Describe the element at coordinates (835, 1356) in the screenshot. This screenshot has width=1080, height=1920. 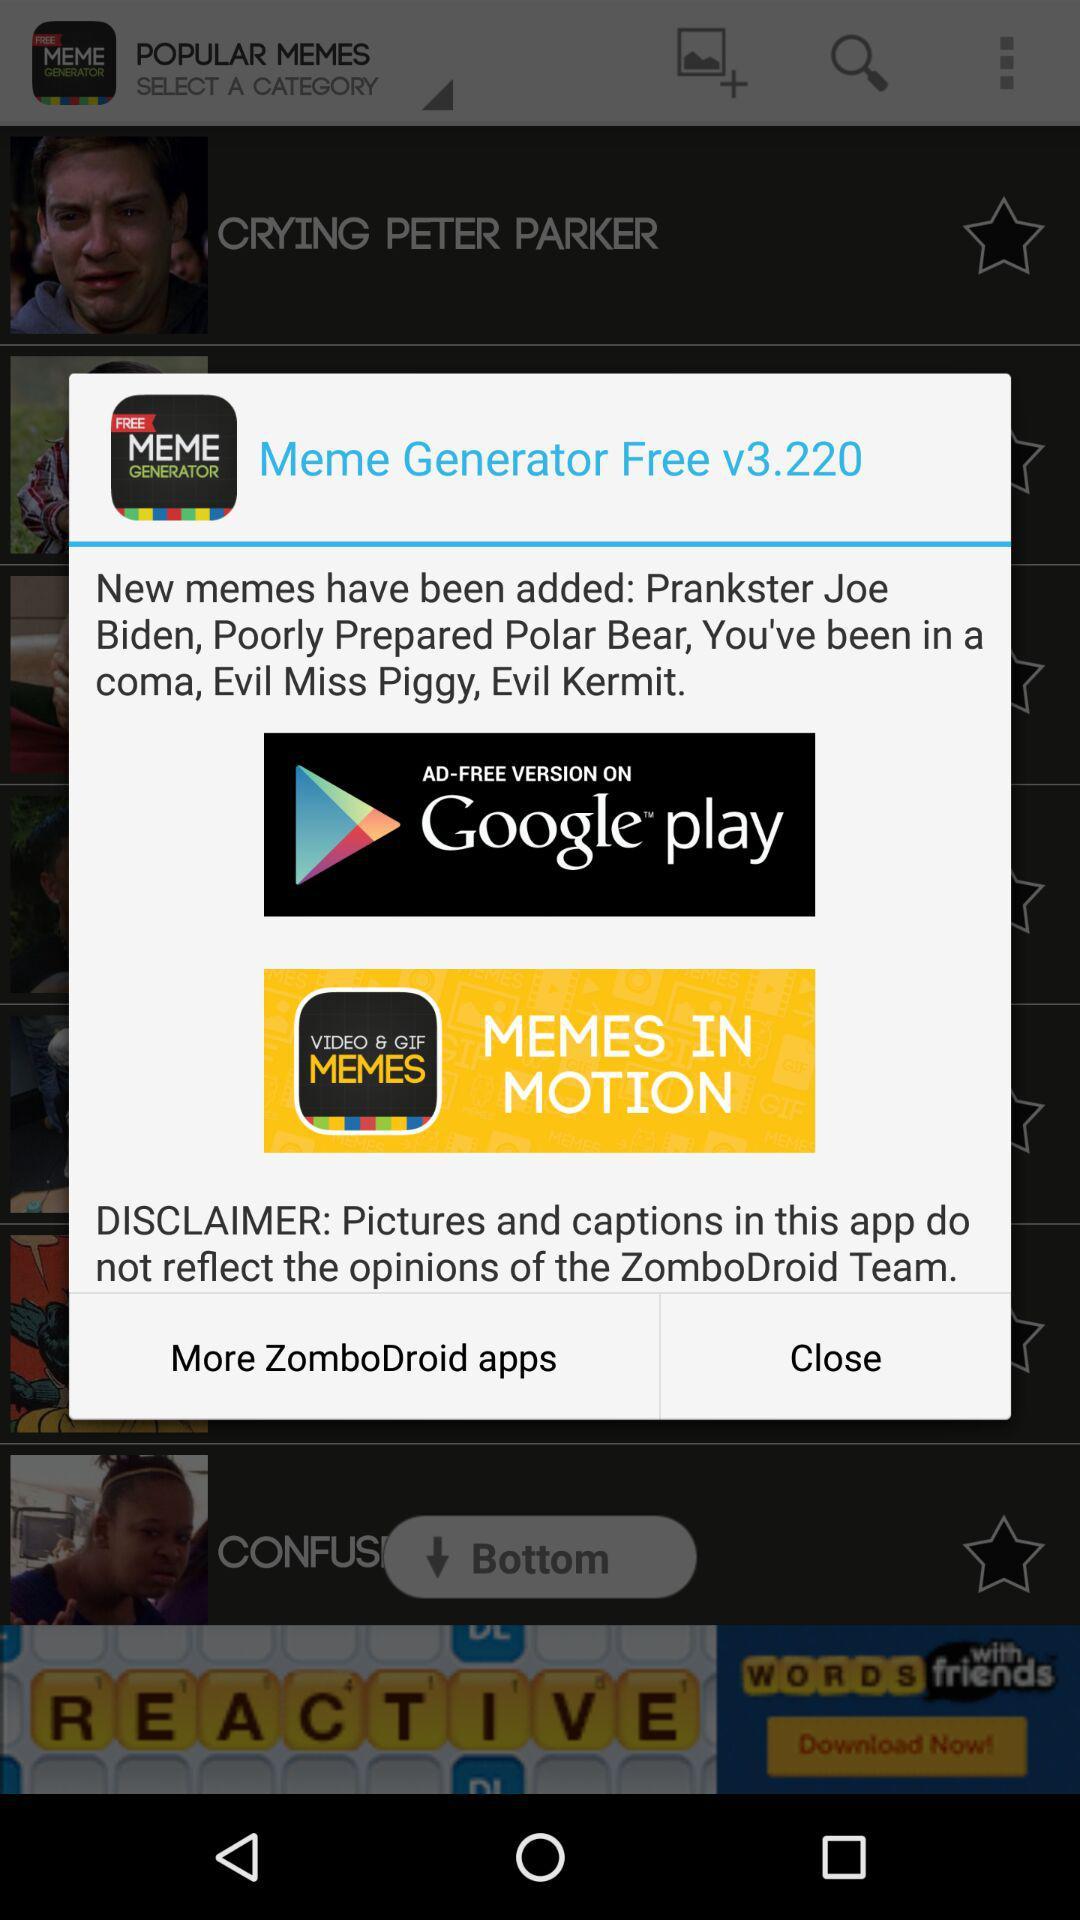
I see `the close icon` at that location.